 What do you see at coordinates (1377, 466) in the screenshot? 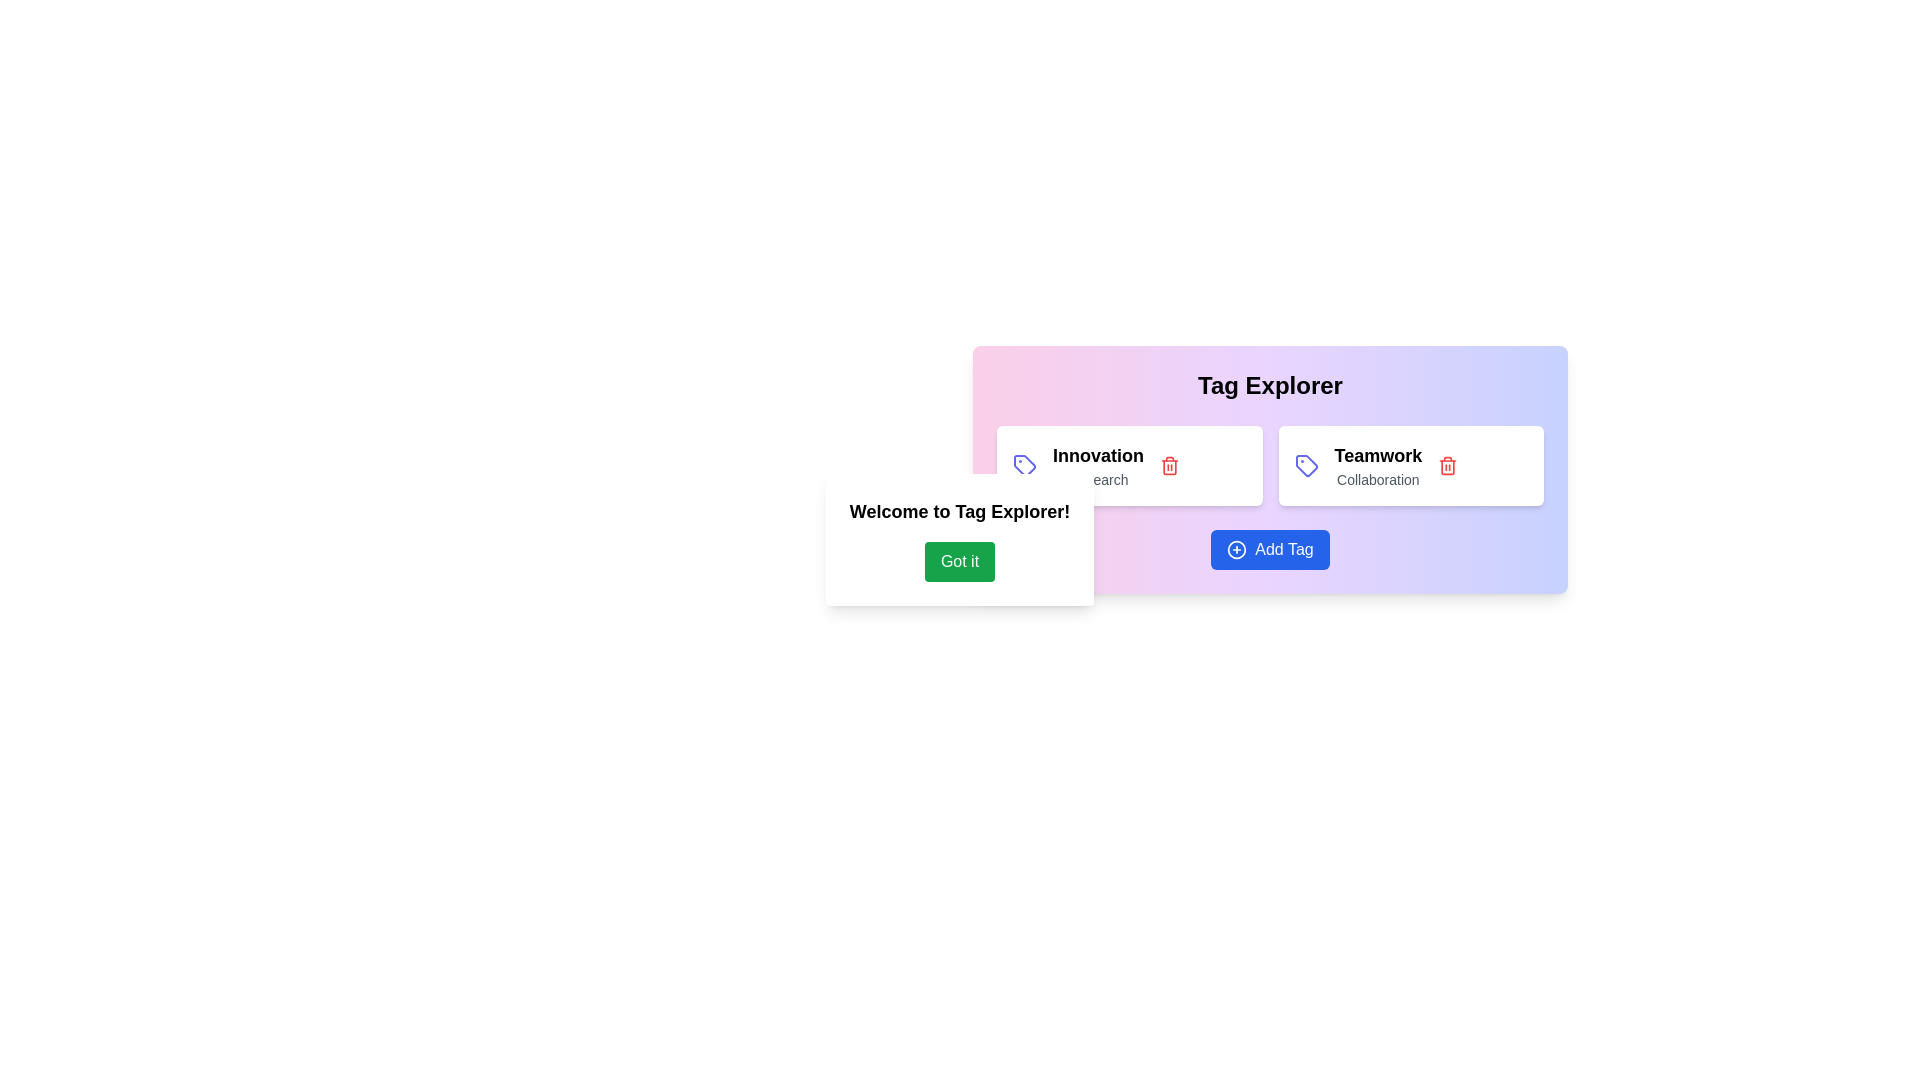
I see `the 'Teamwork' text label within the second card of the 'Tag Explorer' section` at bounding box center [1377, 466].